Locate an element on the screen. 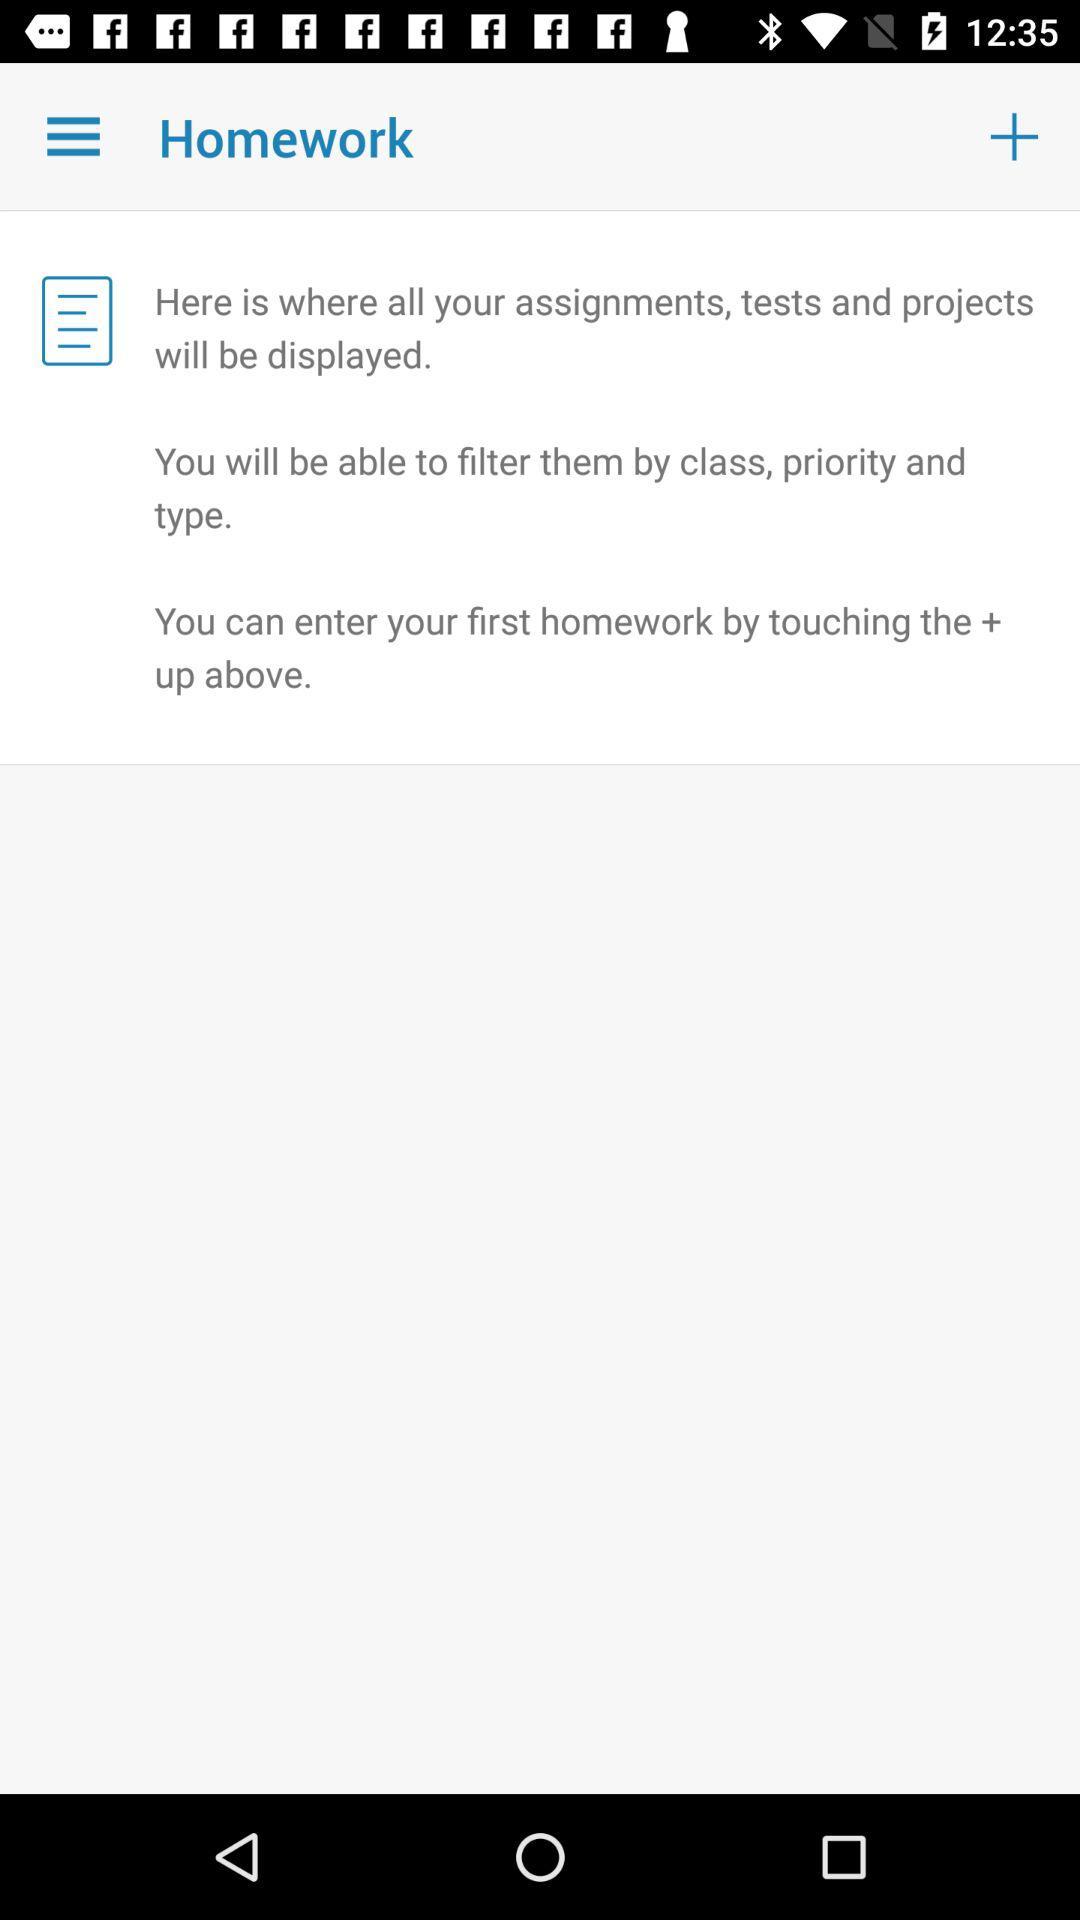 This screenshot has height=1920, width=1080. open options menu is located at coordinates (72, 135).